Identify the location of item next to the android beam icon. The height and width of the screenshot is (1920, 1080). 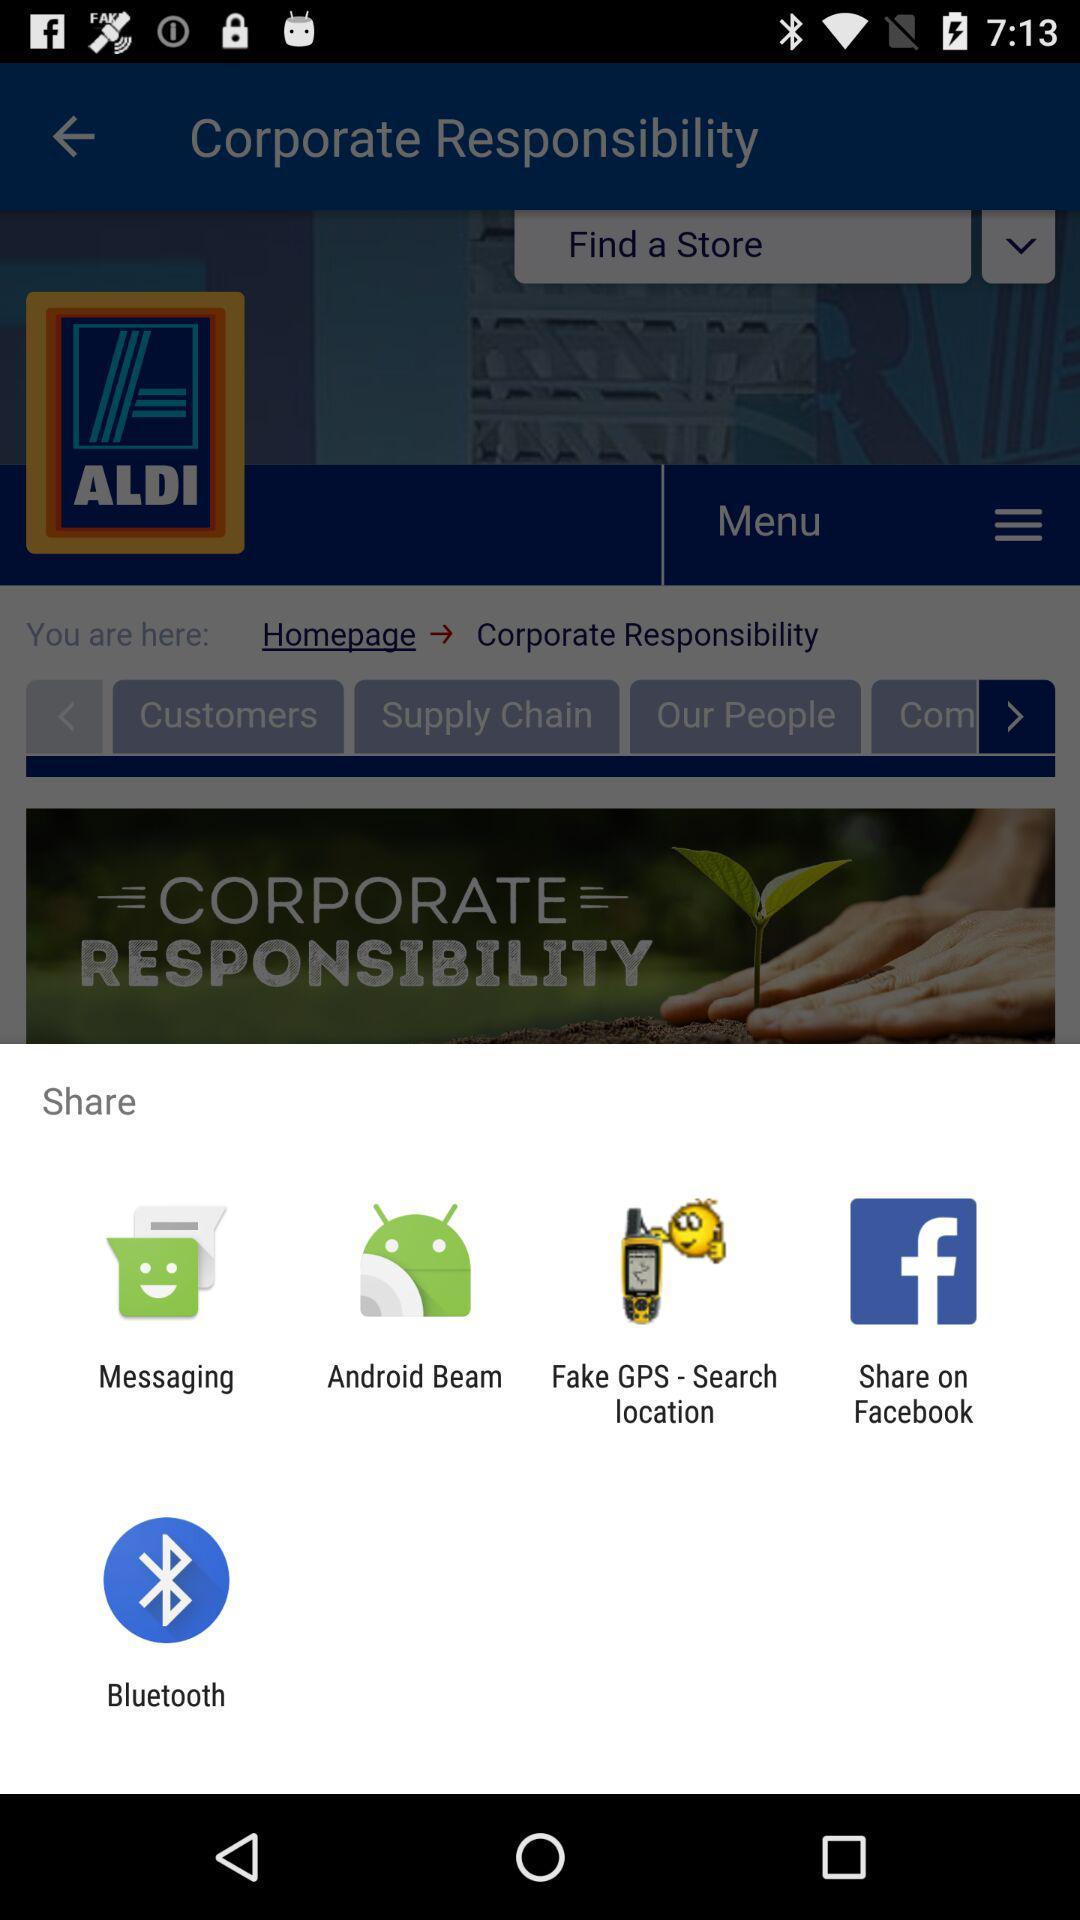
(664, 1392).